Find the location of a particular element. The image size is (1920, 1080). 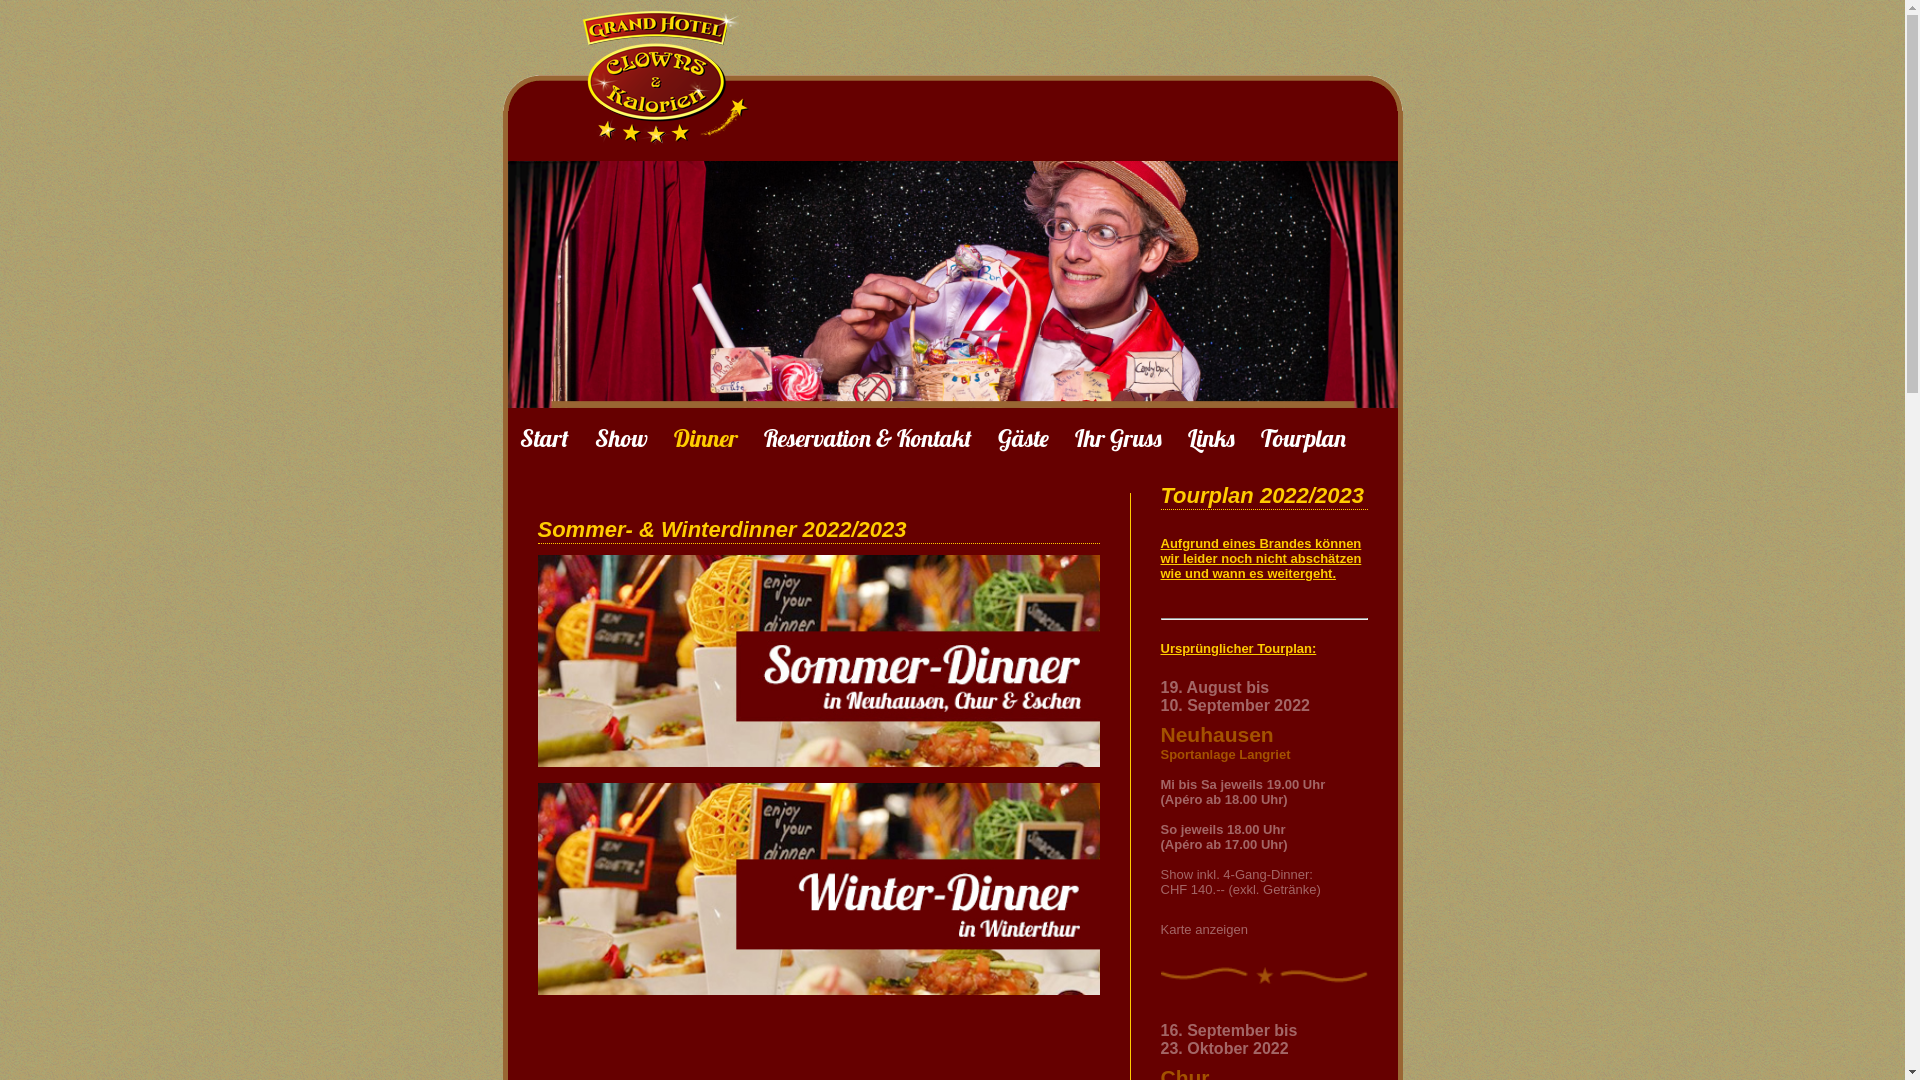

'Karte anzeigen' is located at coordinates (1202, 929).